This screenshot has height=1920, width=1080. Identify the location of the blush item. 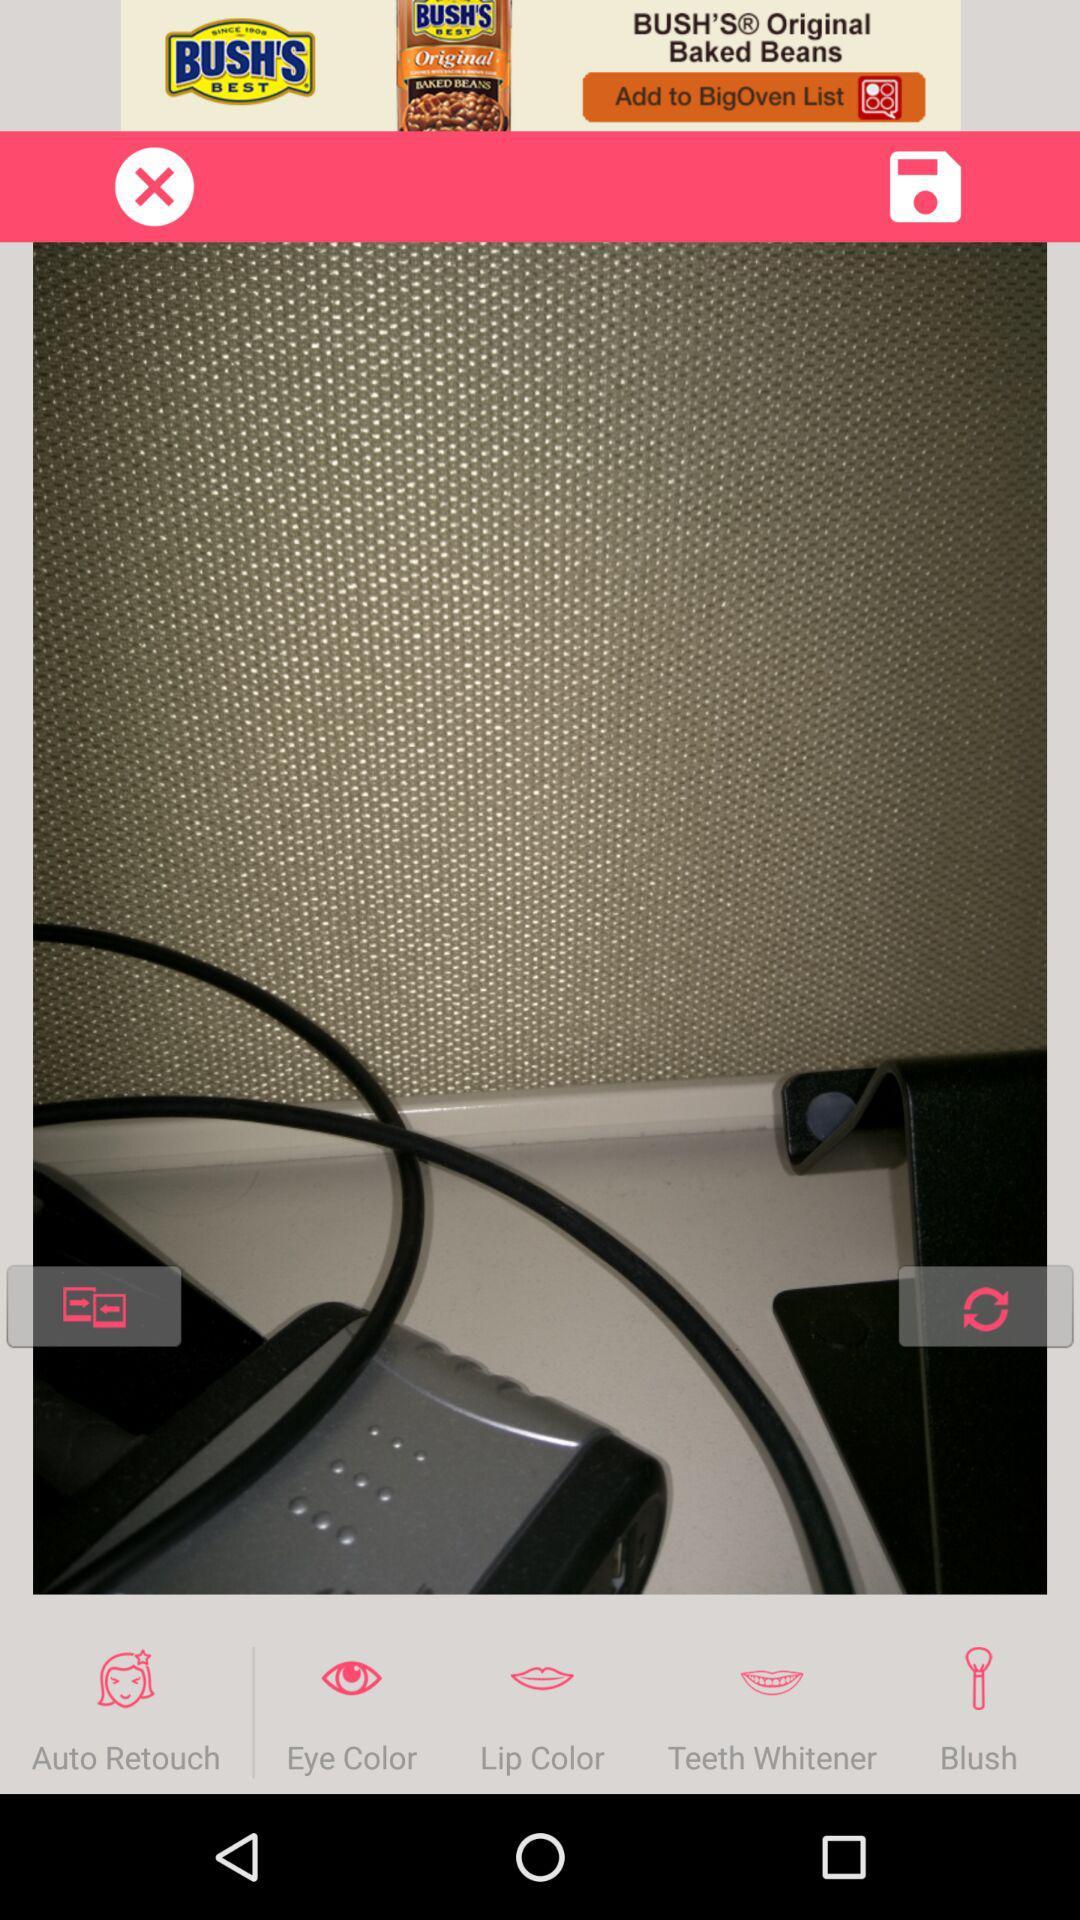
(977, 1711).